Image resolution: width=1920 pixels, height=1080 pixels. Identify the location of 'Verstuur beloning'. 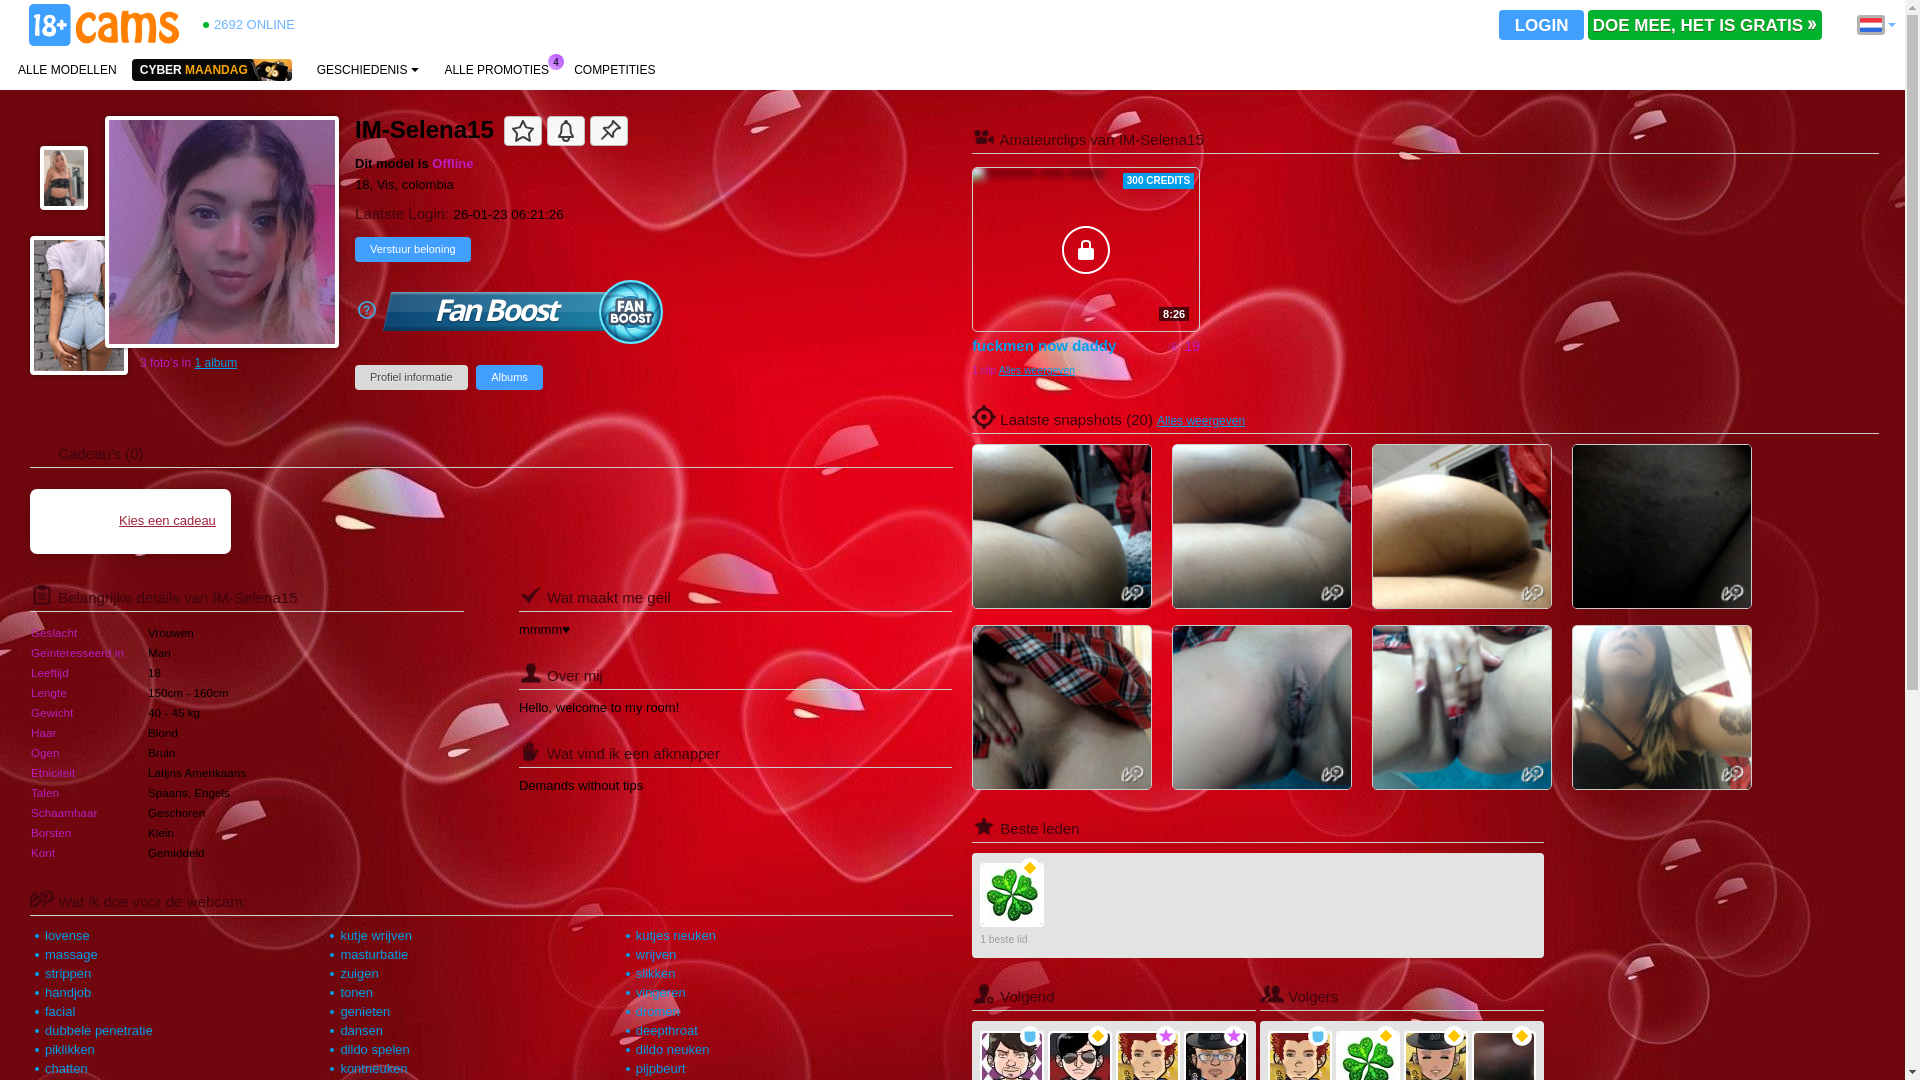
(411, 248).